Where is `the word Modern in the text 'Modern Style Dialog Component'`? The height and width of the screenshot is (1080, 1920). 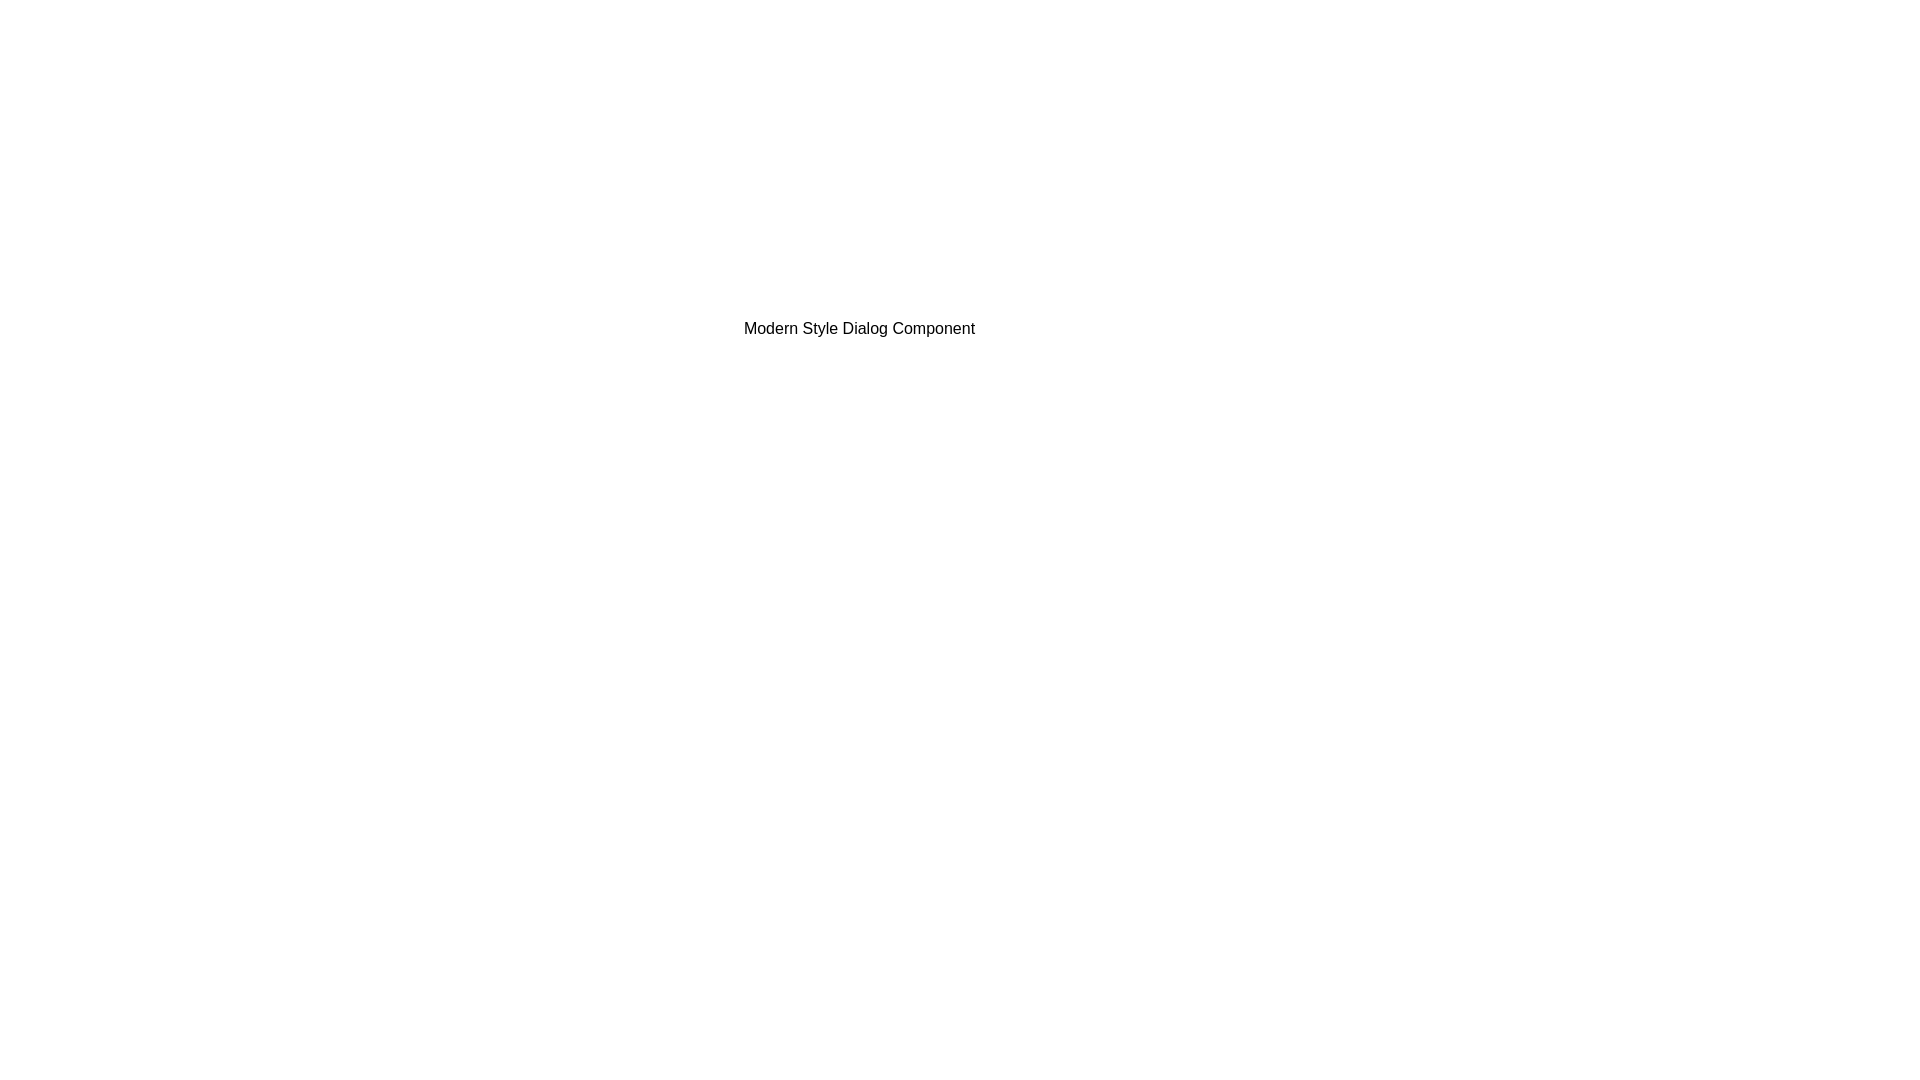
the word Modern in the text 'Modern Style Dialog Component' is located at coordinates (548, 315).